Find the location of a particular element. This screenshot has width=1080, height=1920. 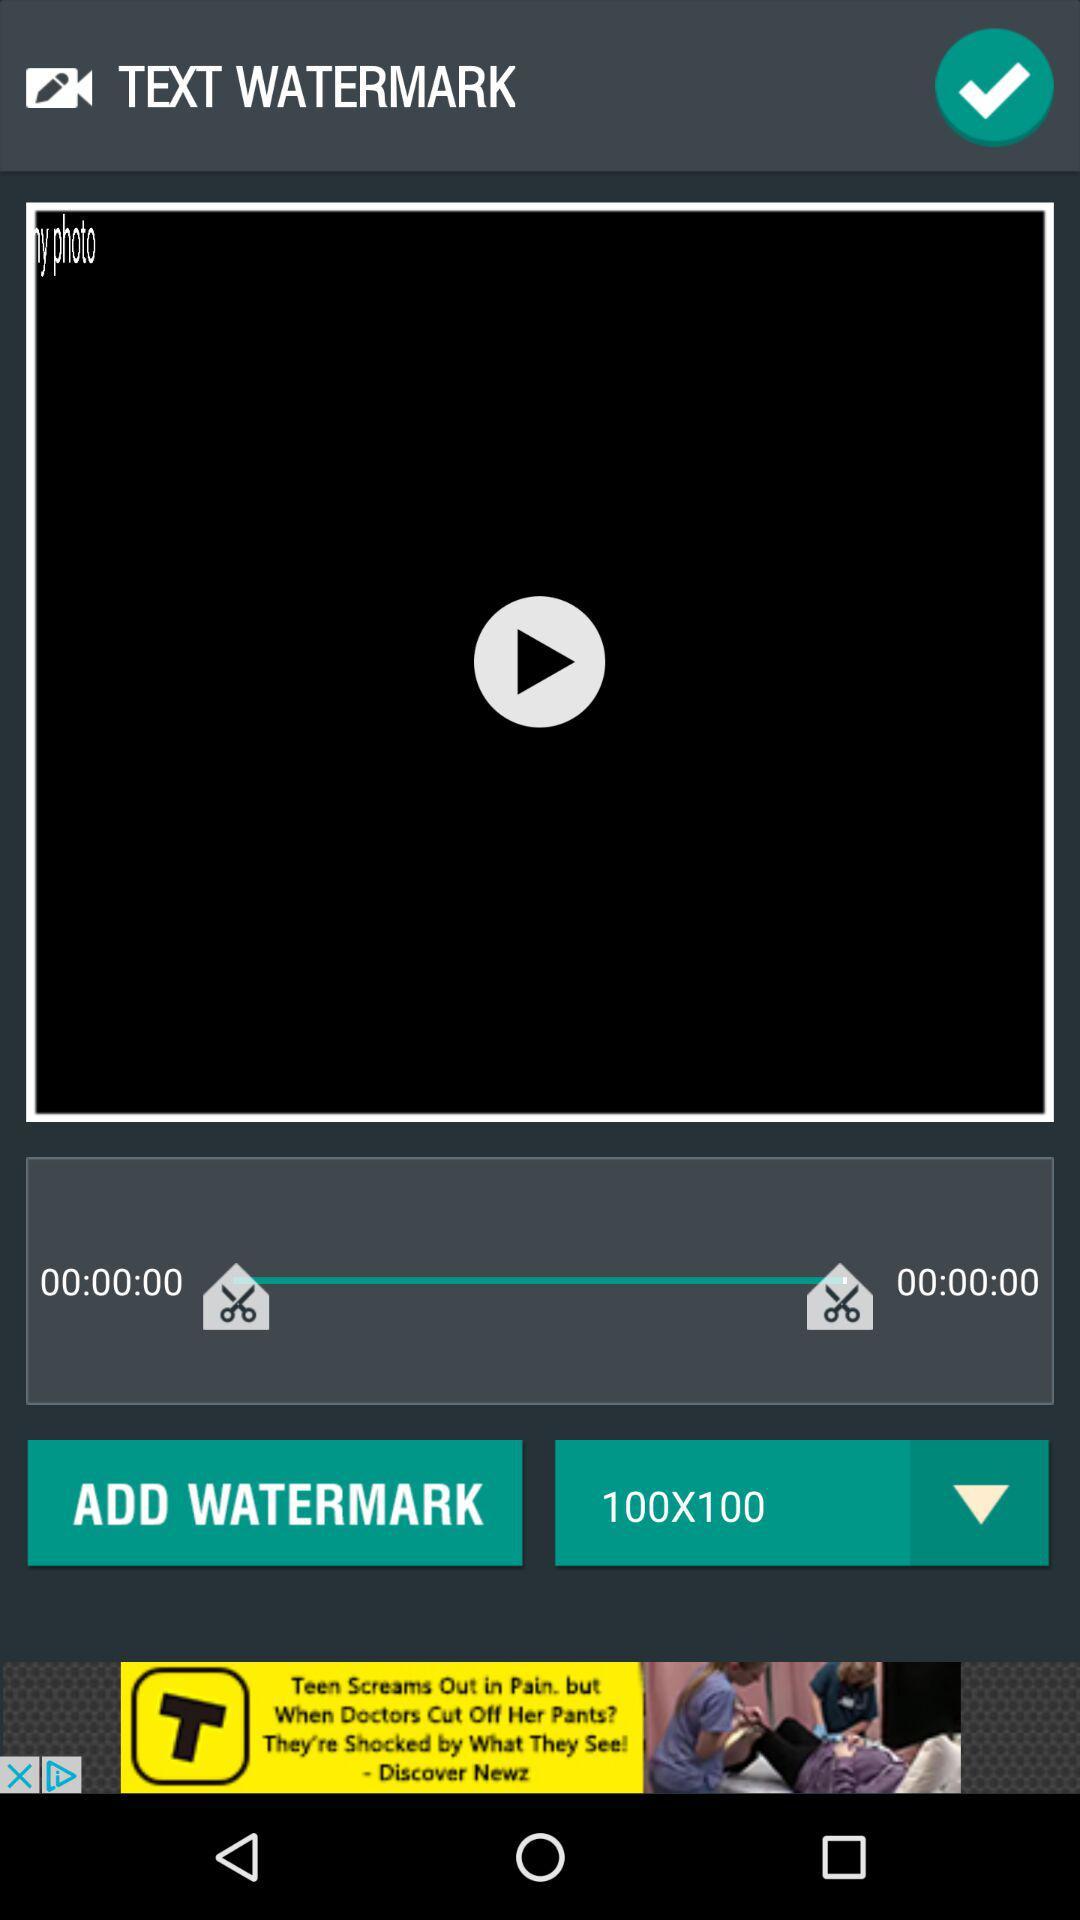

open advertisement is located at coordinates (540, 1726).